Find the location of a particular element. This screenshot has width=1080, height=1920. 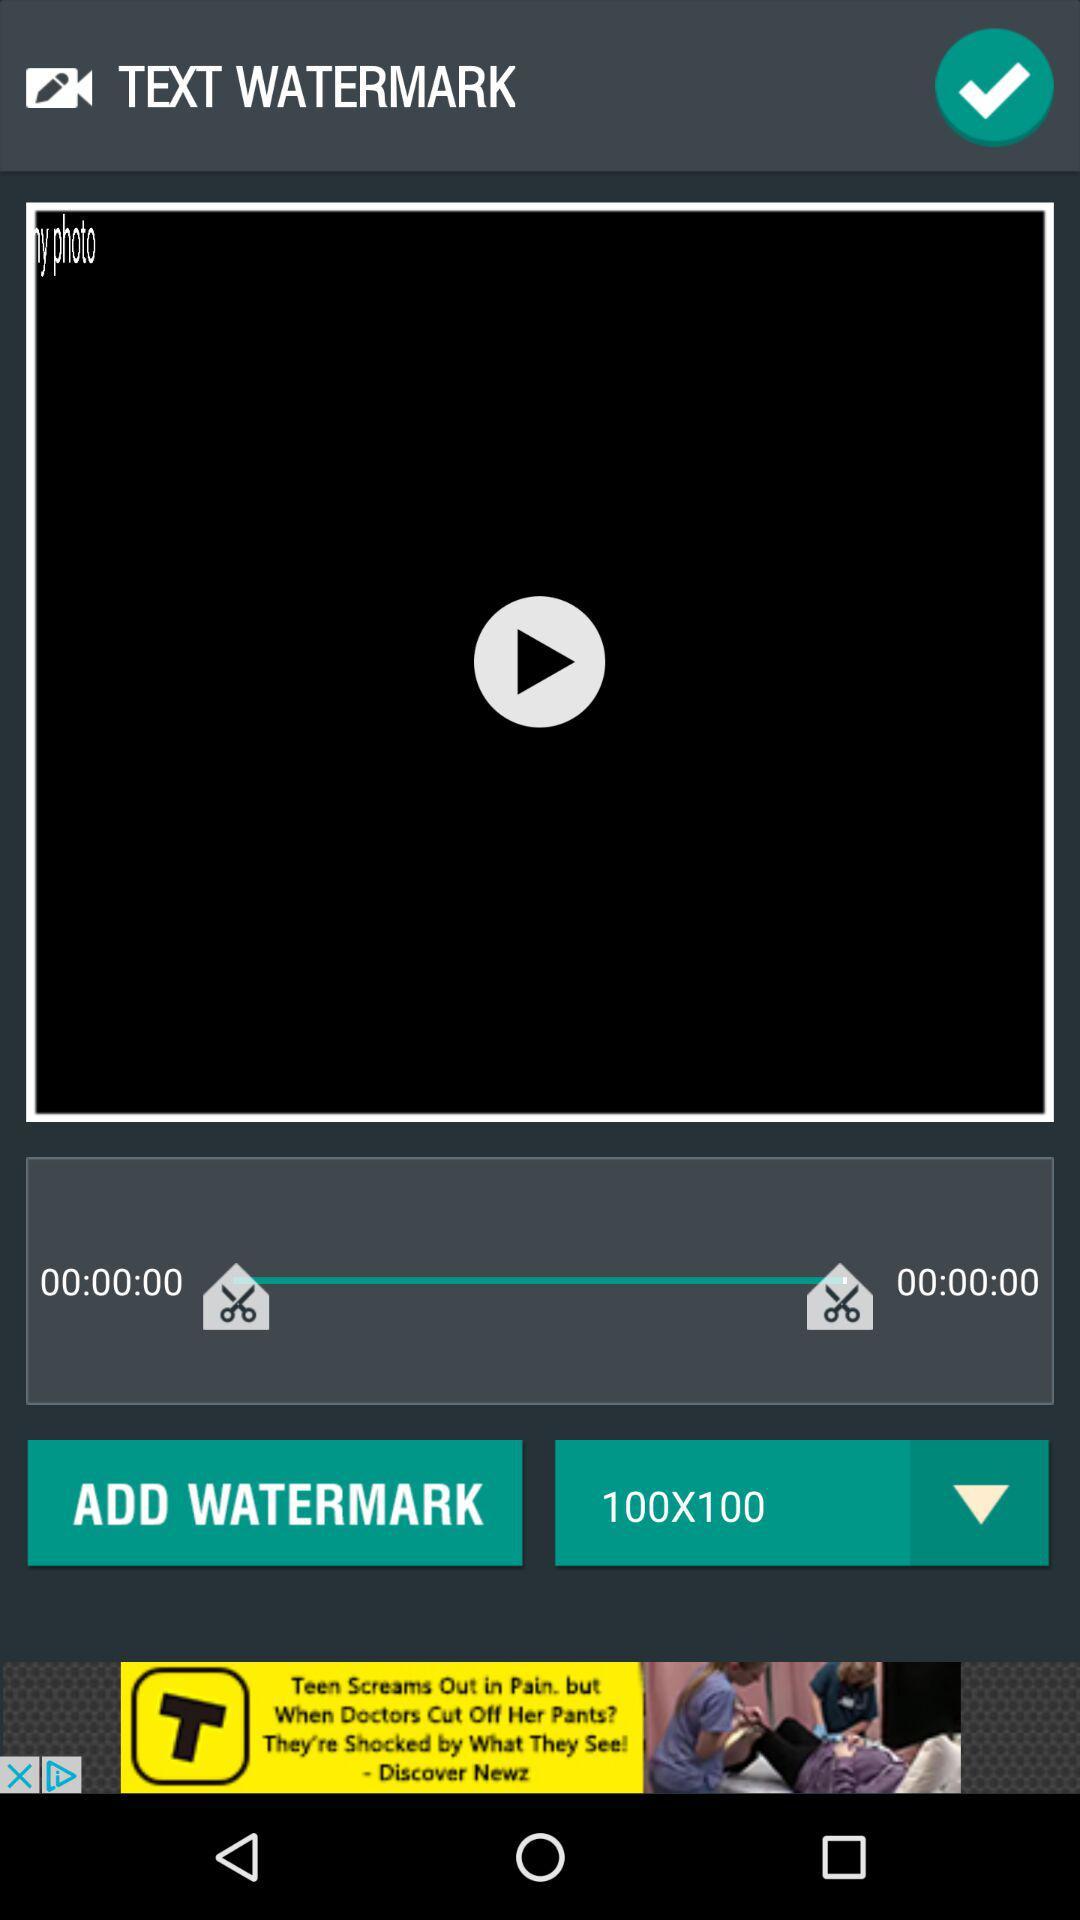

open advertisement is located at coordinates (540, 1726).